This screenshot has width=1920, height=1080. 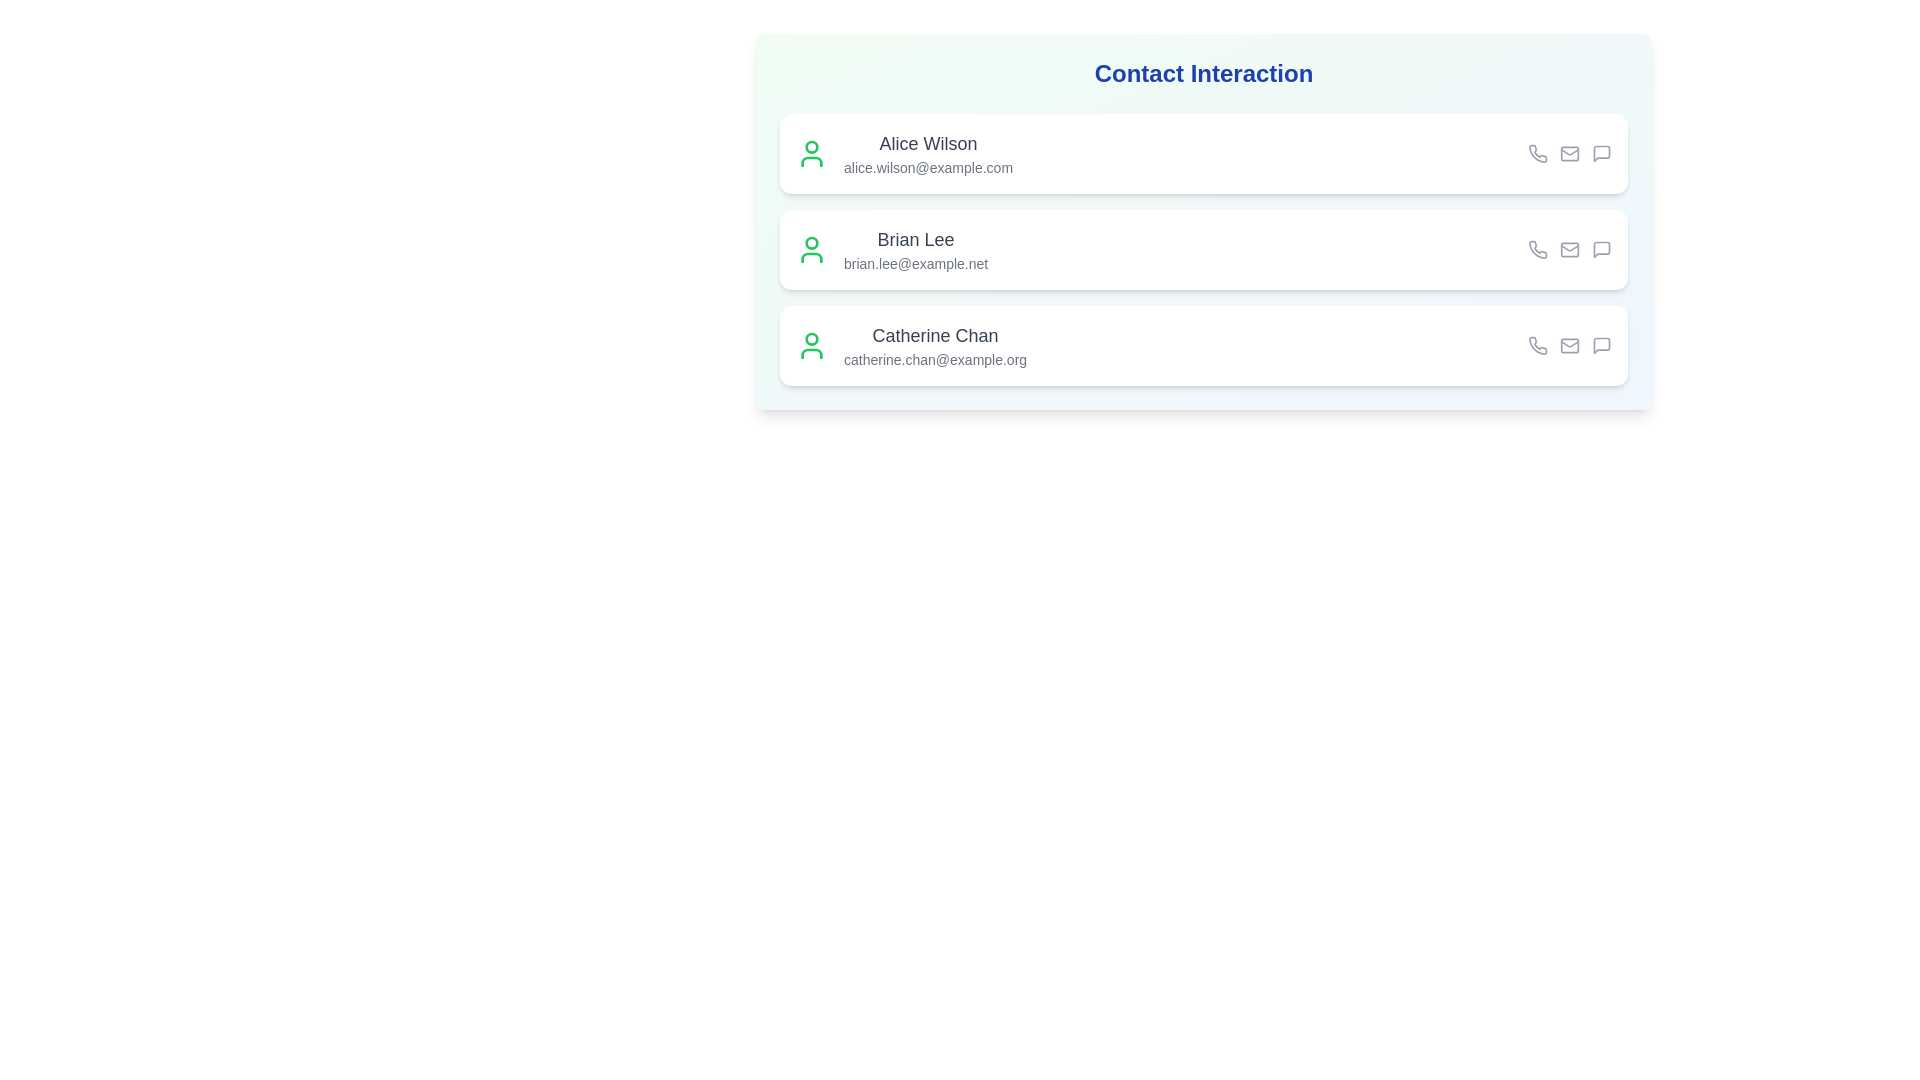 I want to click on the phone icon for the contact Alice Wilson, so click(x=1536, y=153).